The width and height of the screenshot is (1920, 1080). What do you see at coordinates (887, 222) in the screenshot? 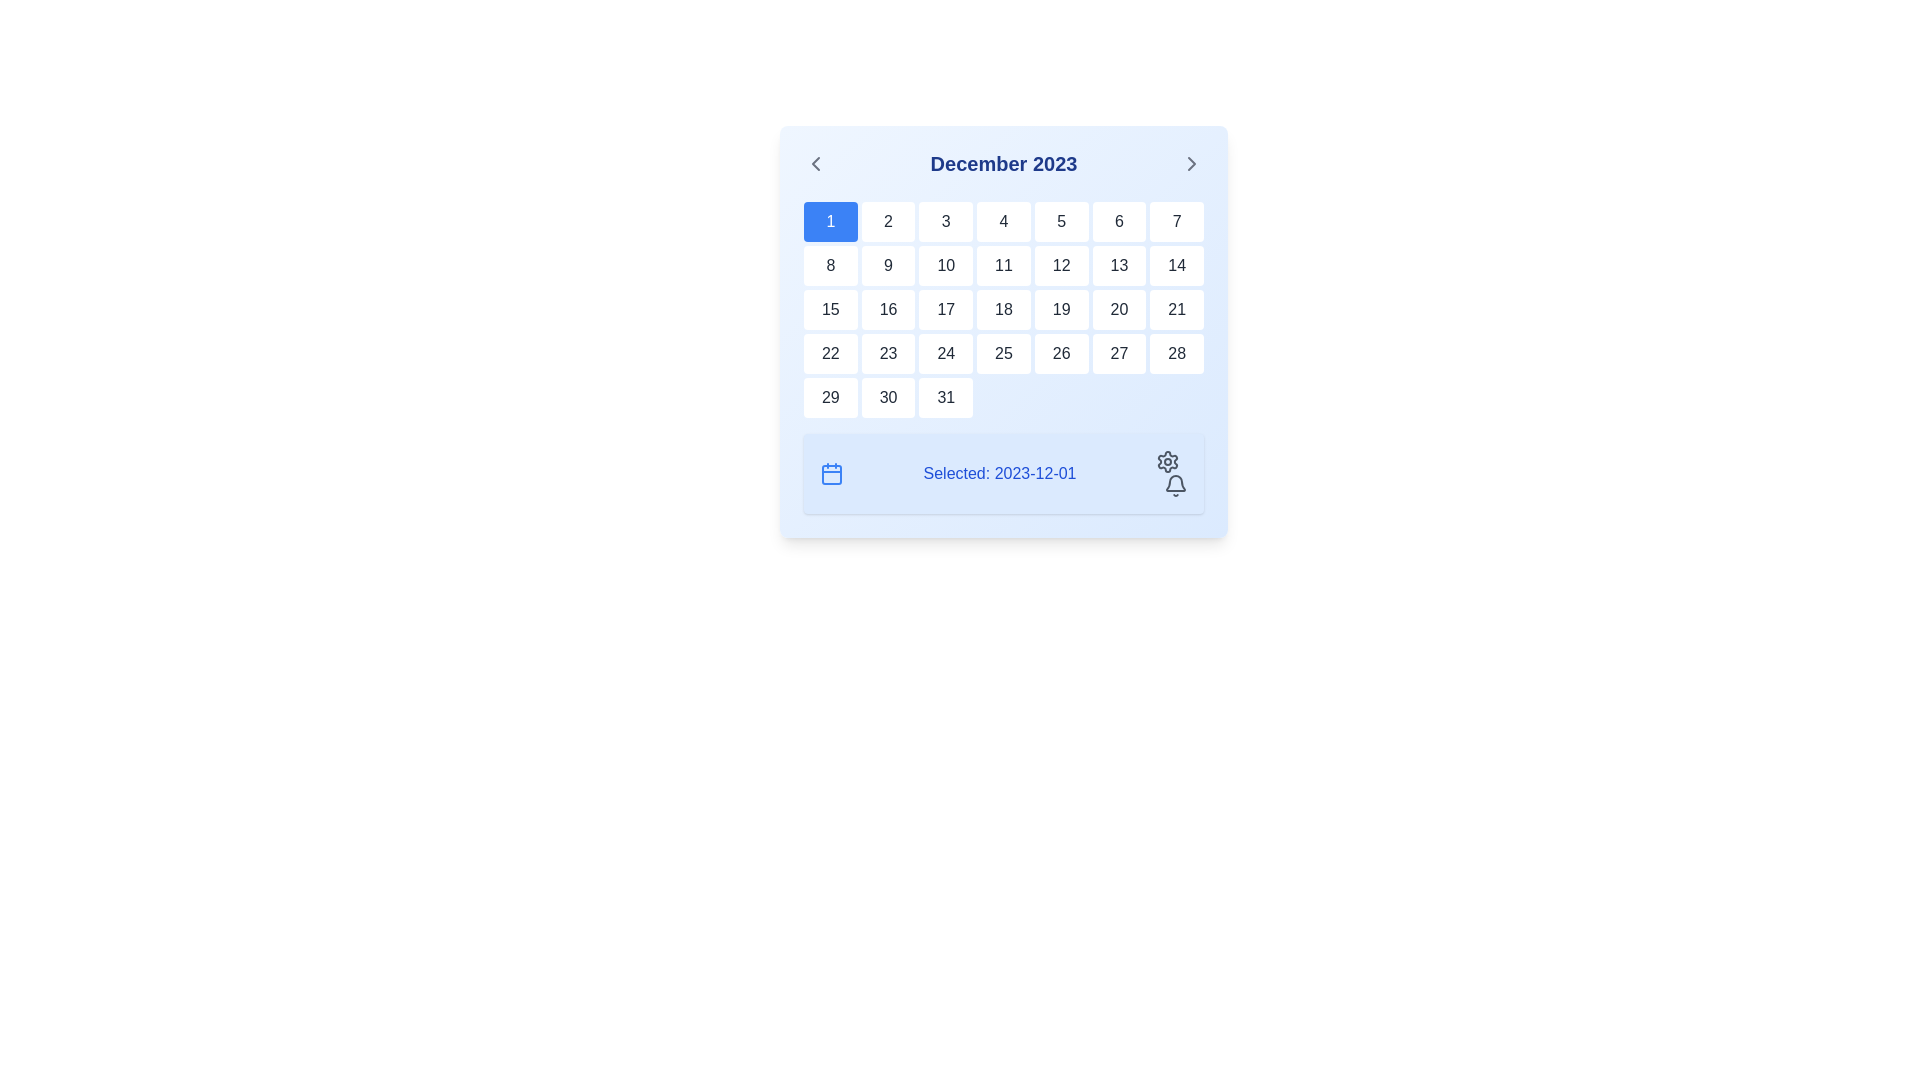
I see `the square-shaped white button with the number '2' in dark gray, located in the second column of the first row of the calendar grid` at bounding box center [887, 222].